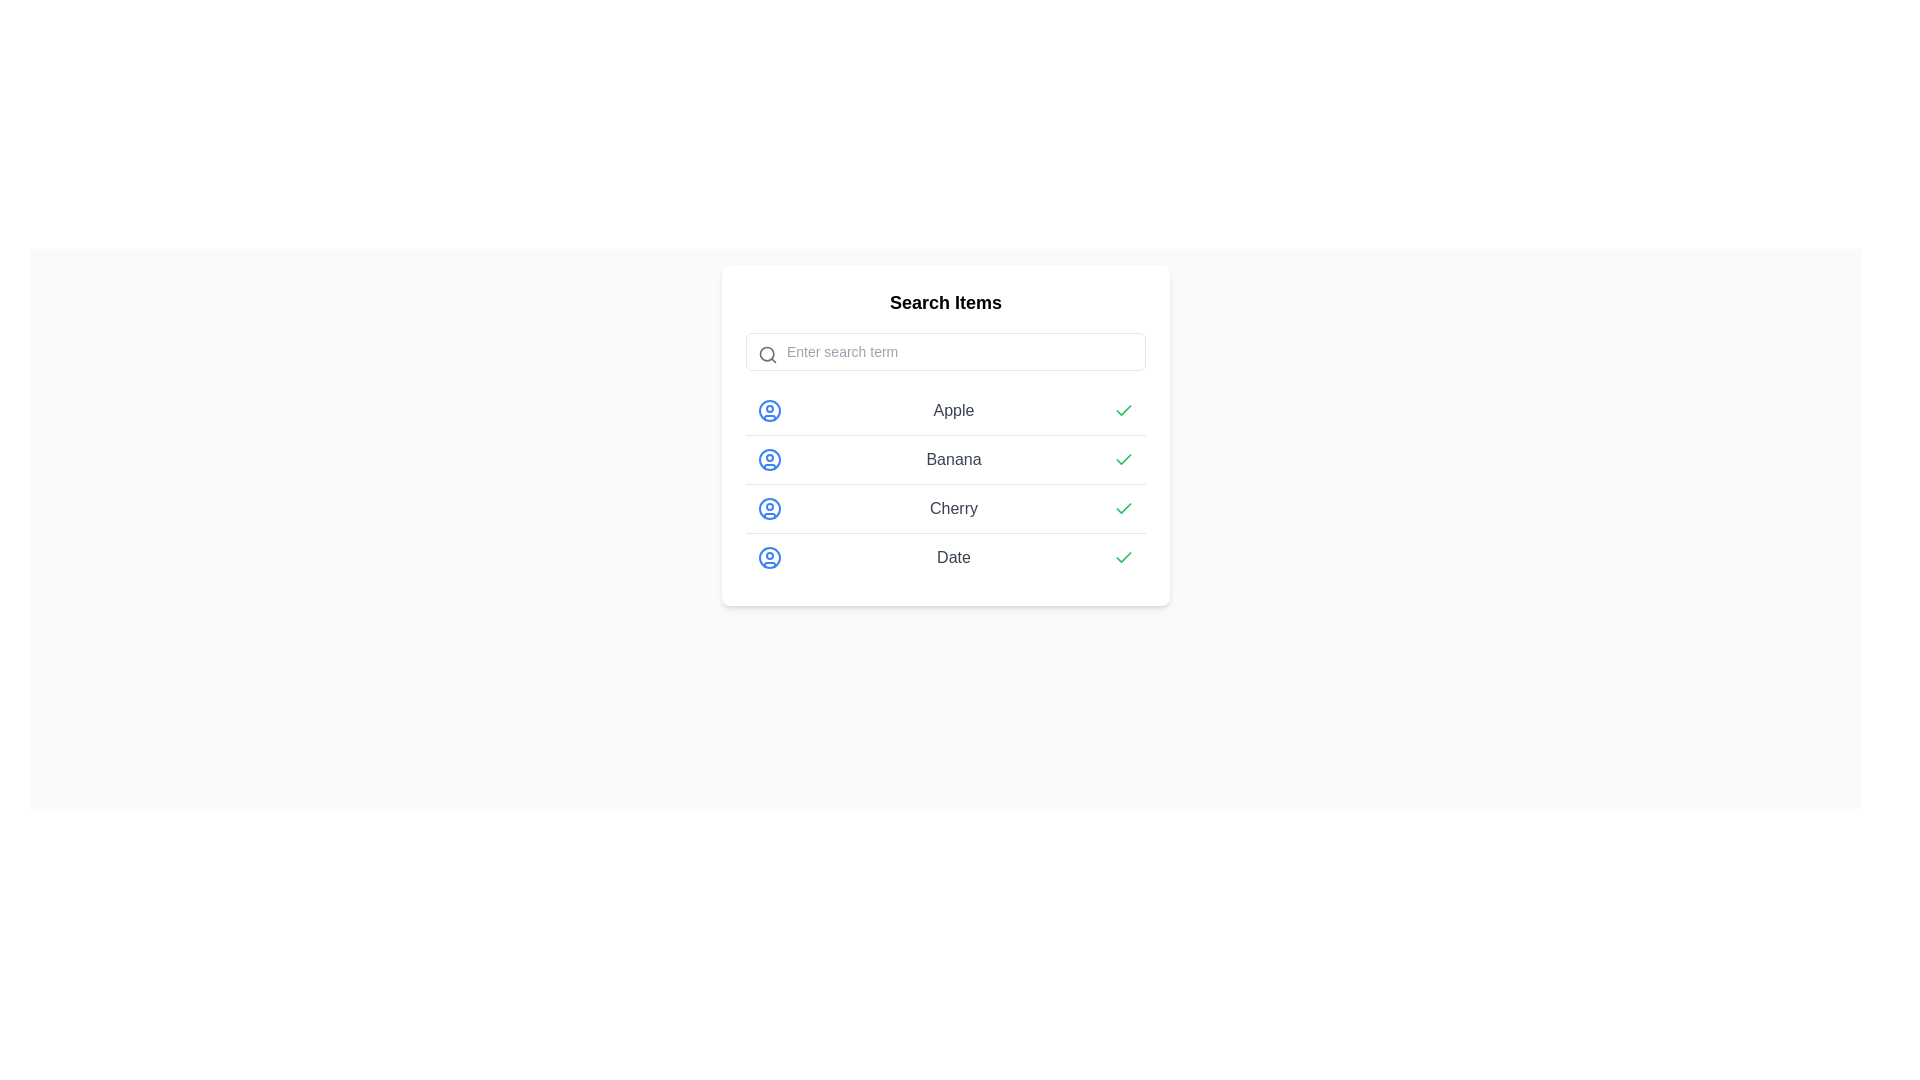  I want to click on the search functionality icon located on the left side of the search input field, within a smaller square area, so click(767, 353).